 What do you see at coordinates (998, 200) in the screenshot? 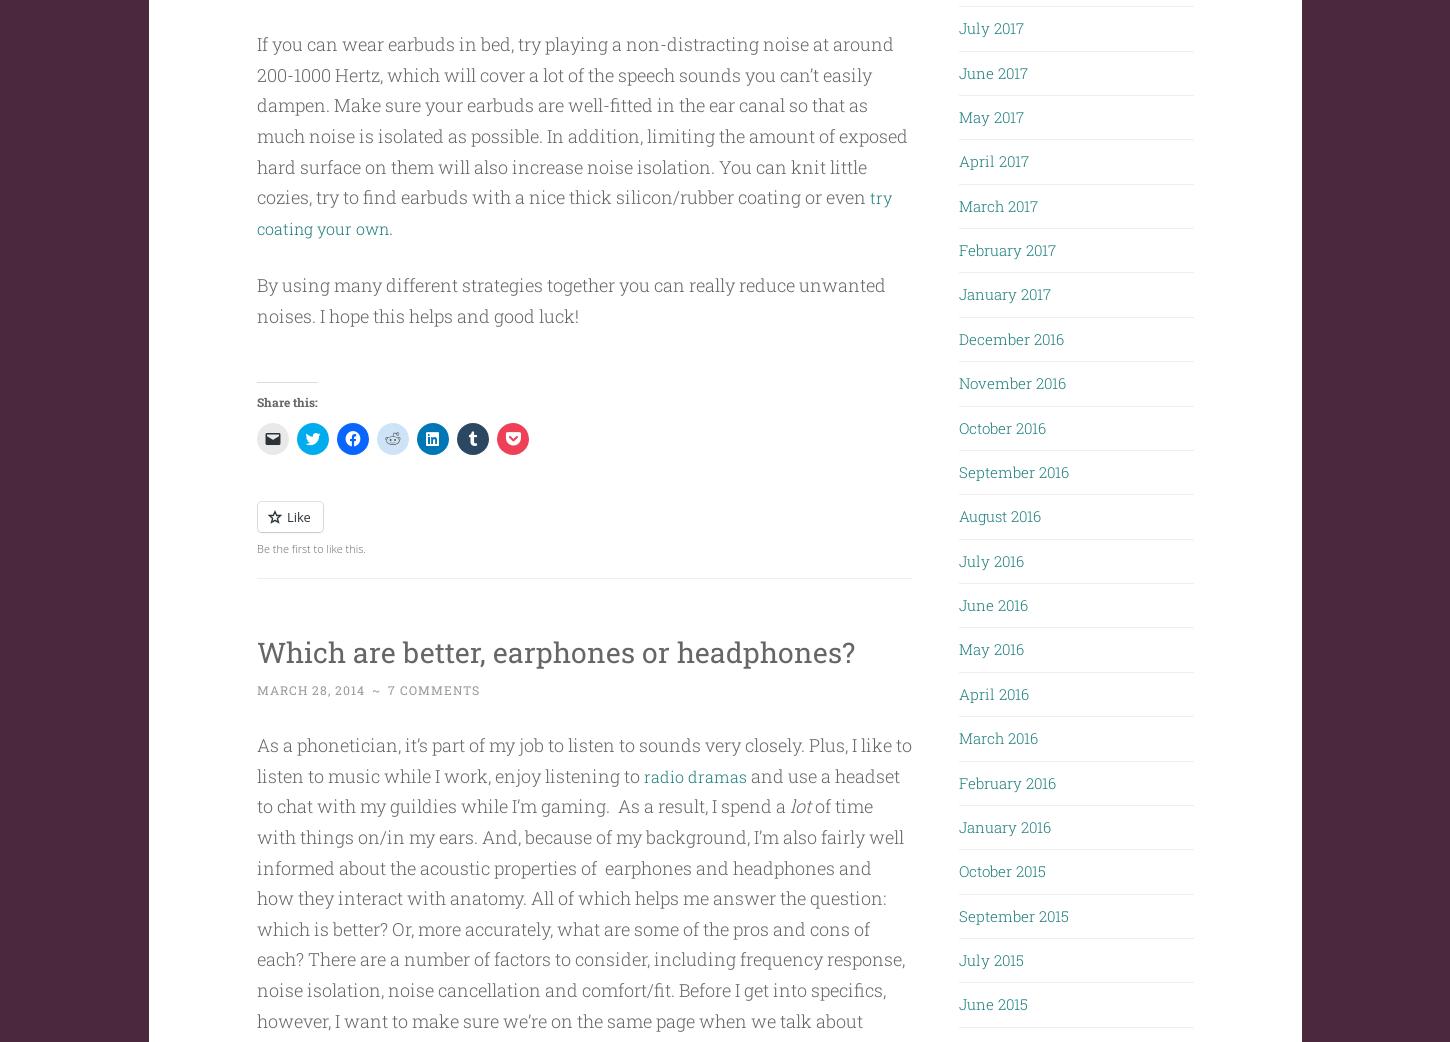
I see `'March 2017'` at bounding box center [998, 200].